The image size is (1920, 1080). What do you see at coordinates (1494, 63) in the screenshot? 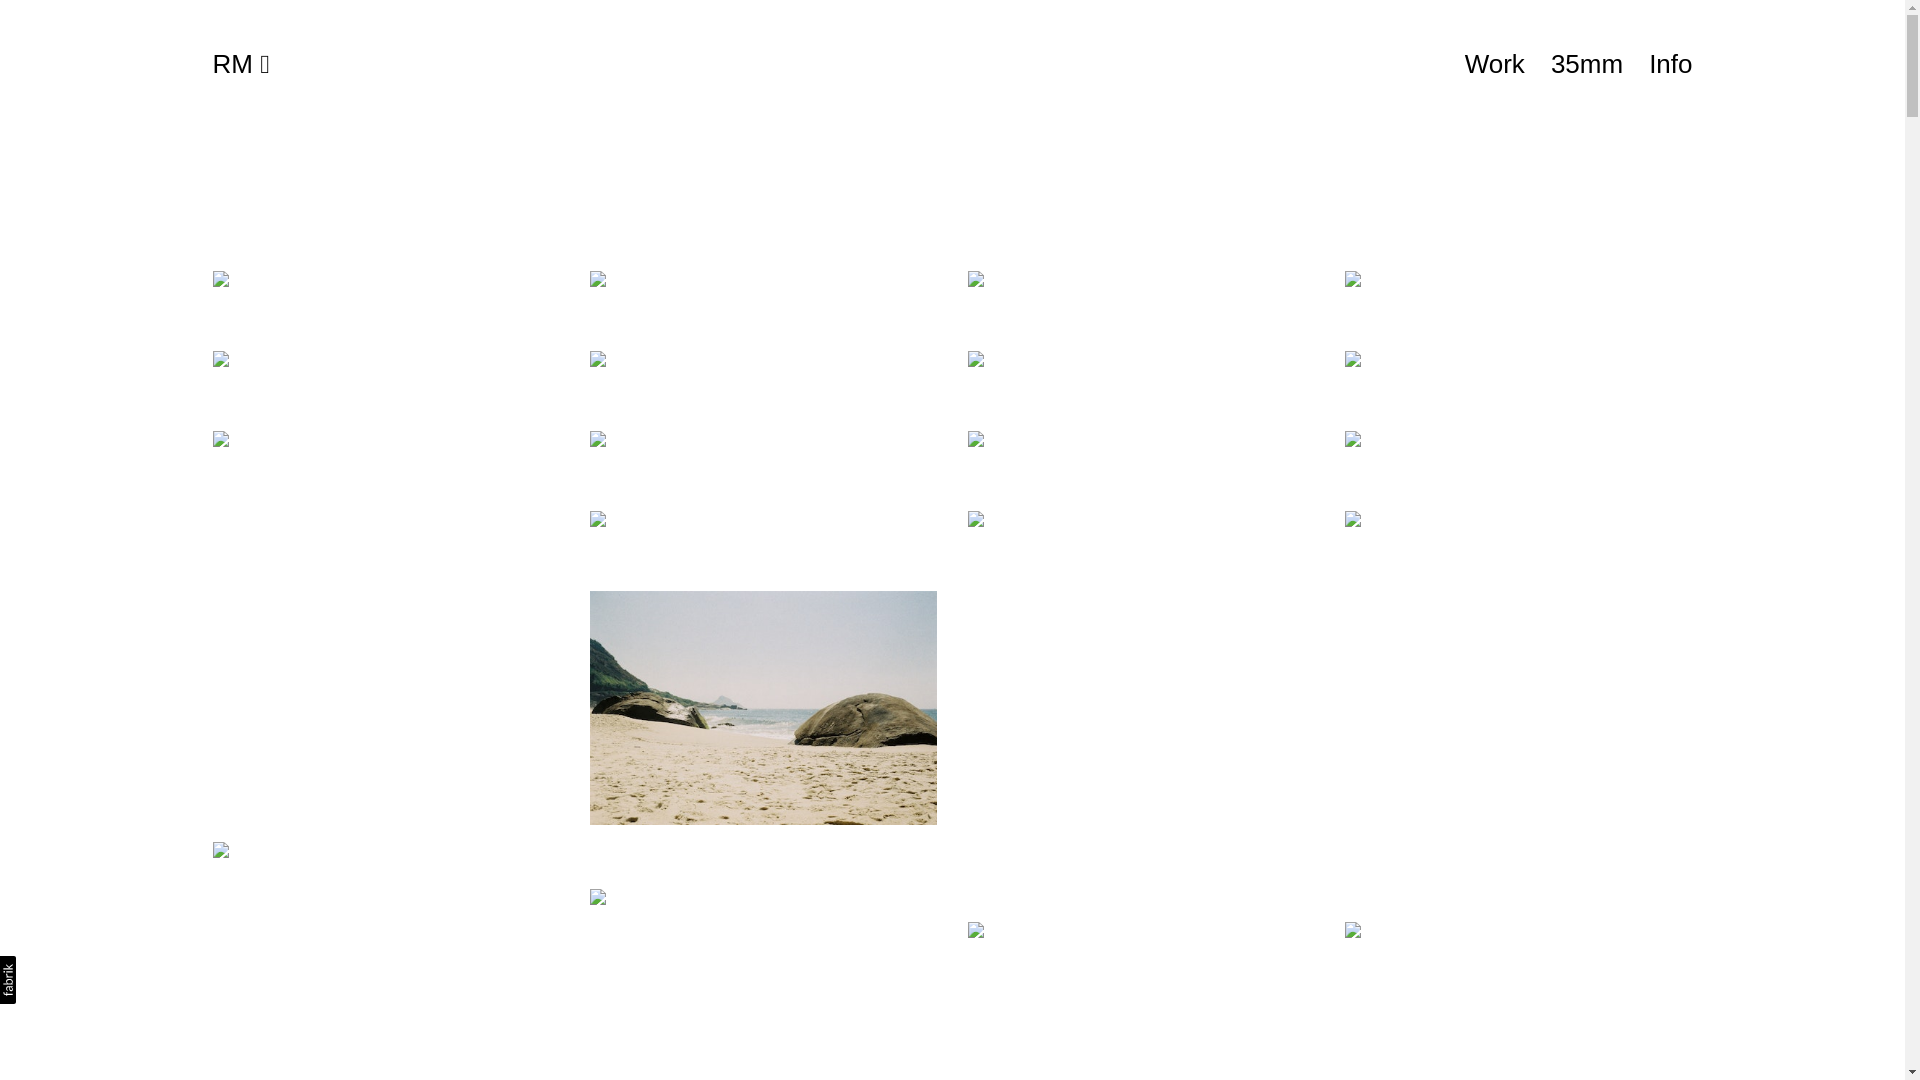
I see `'Work'` at bounding box center [1494, 63].